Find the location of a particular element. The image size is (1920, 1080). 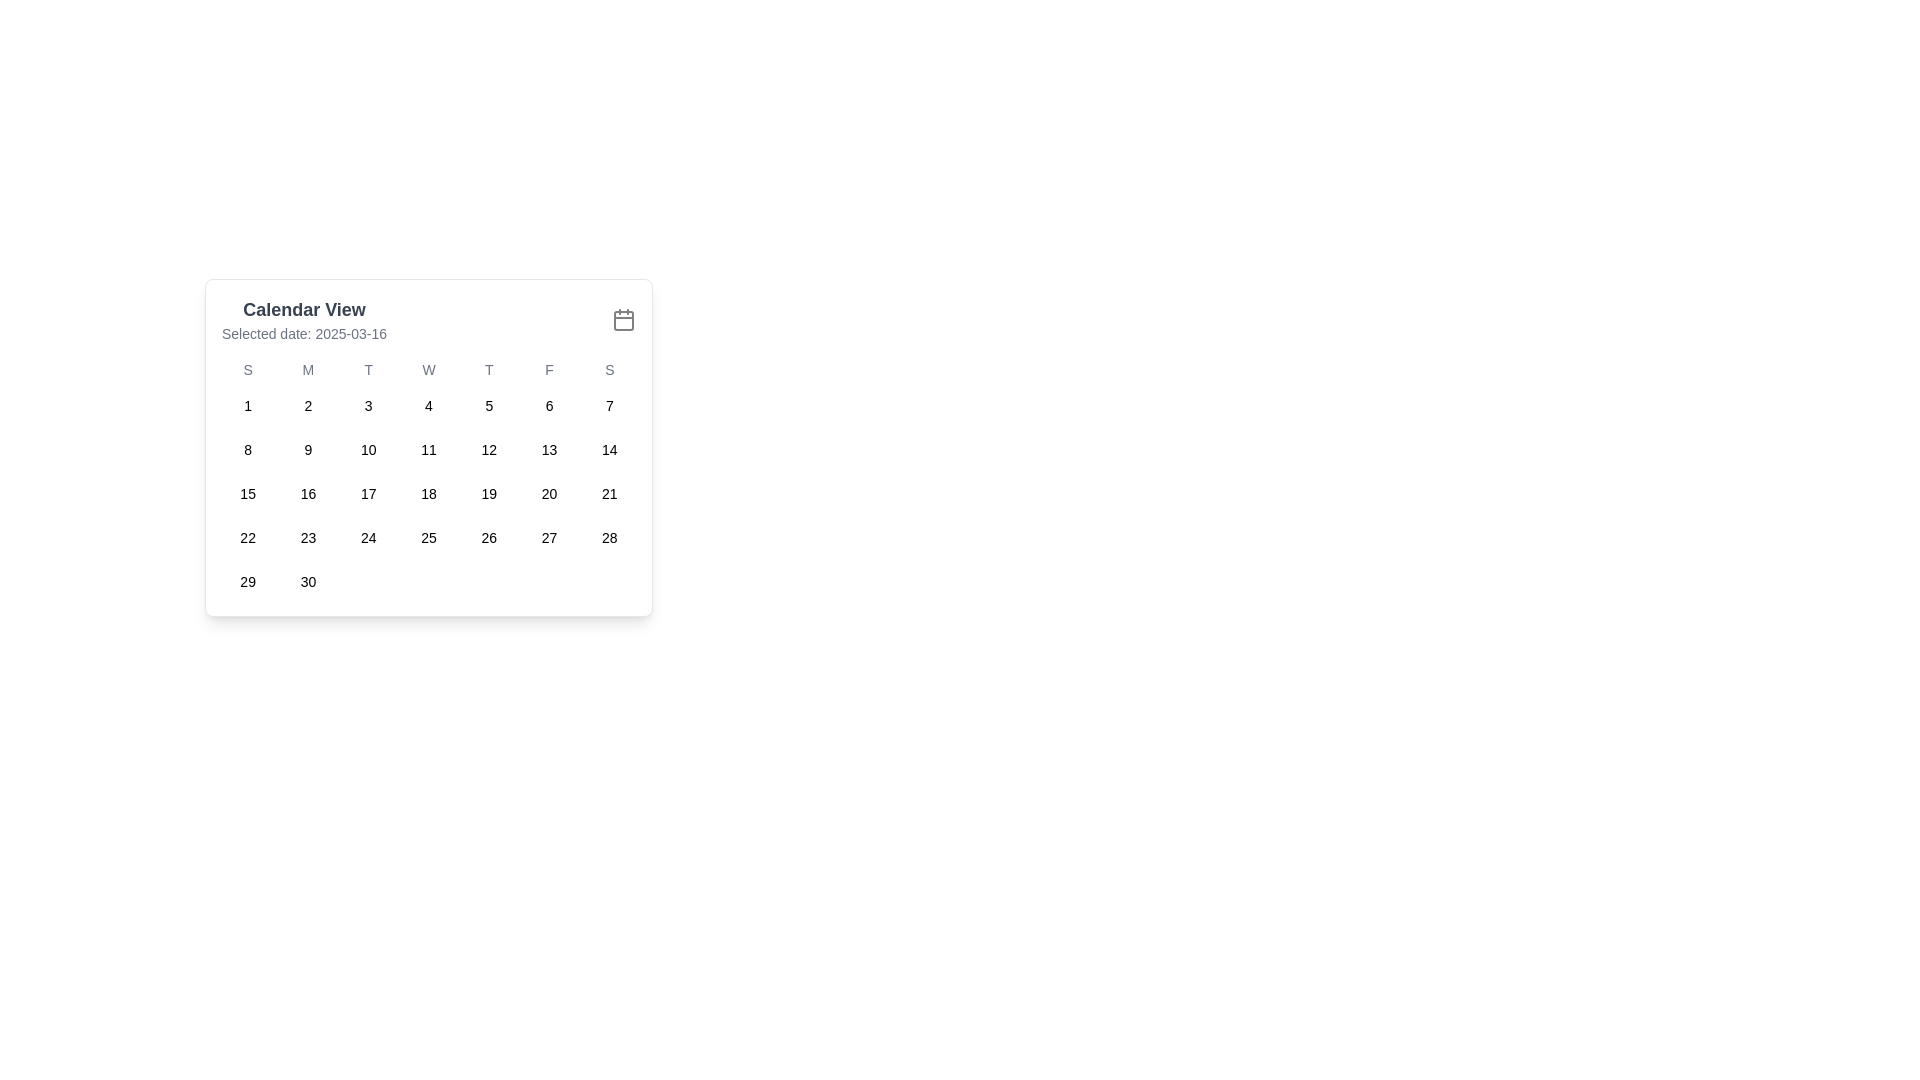

the clickable date cell positioned in the seventh column and fourth row of the calendar grid is located at coordinates (608, 493).